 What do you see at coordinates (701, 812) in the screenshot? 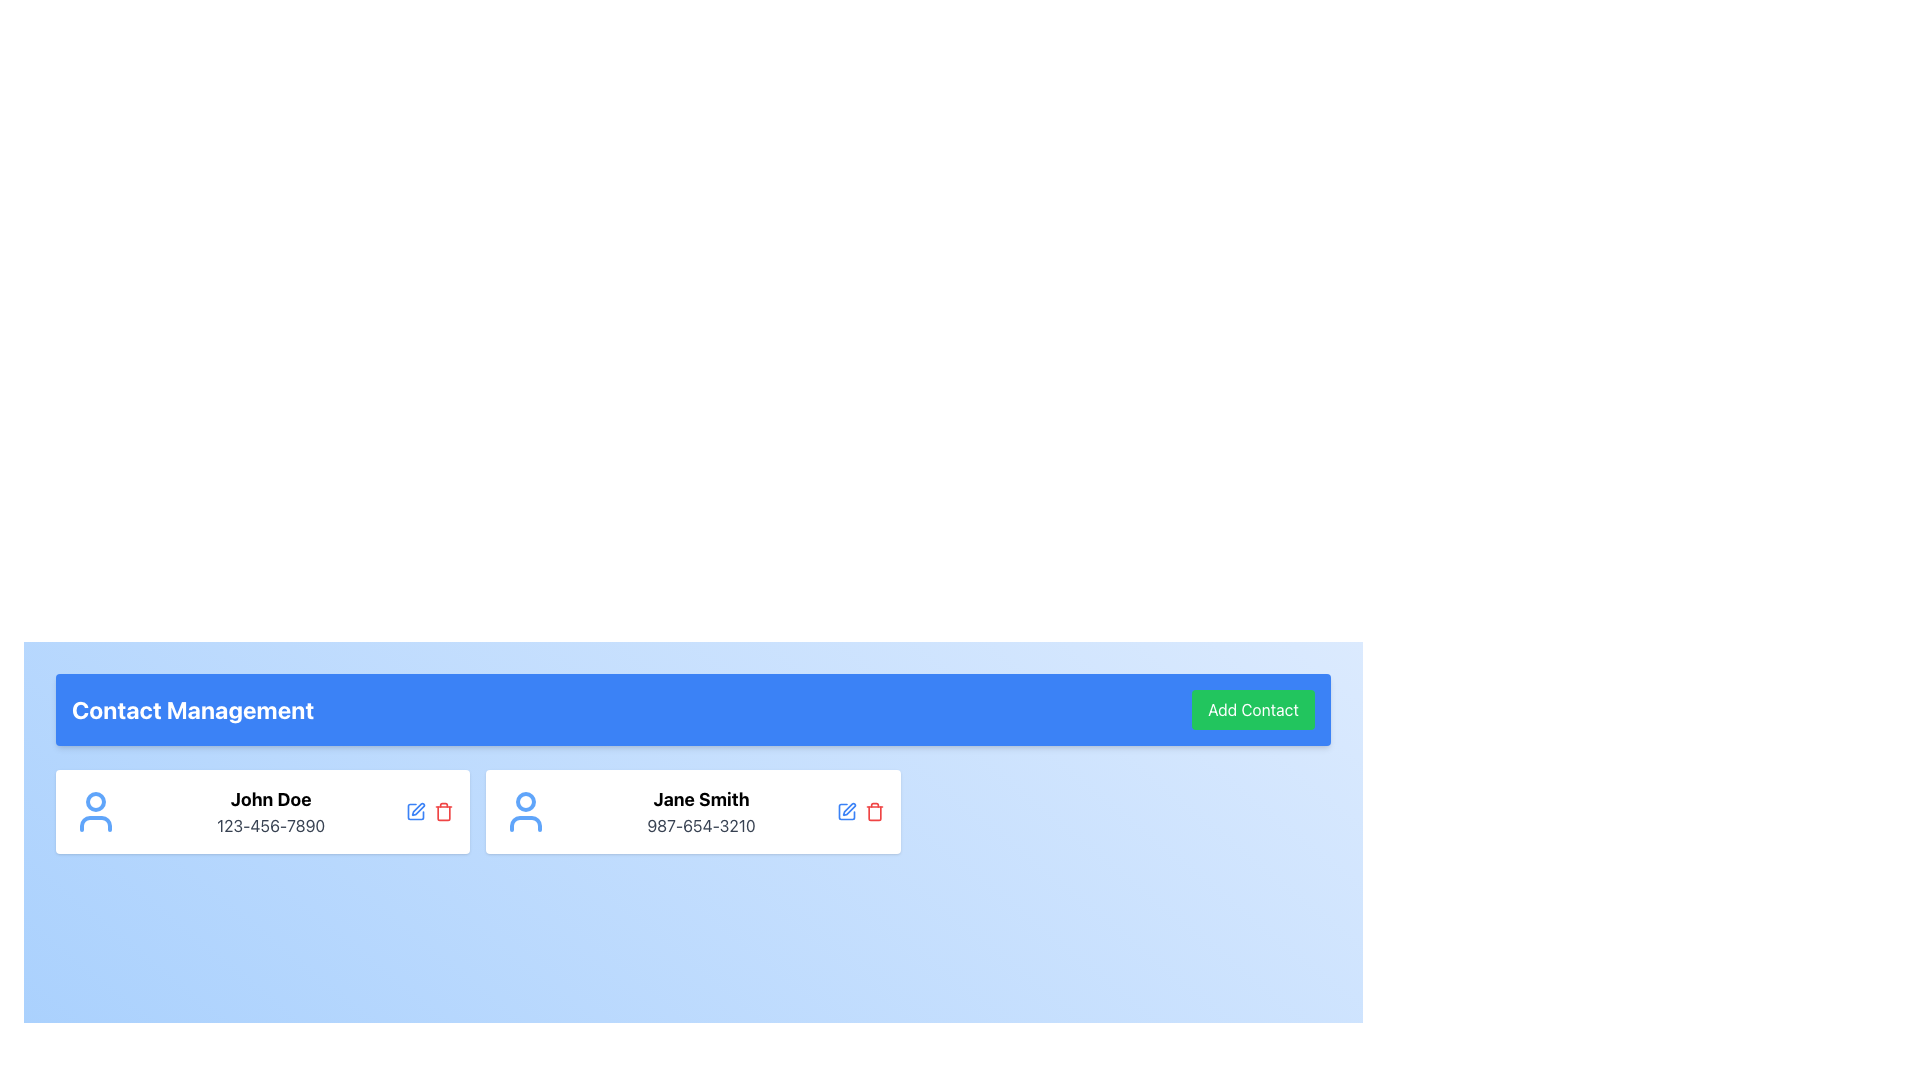
I see `the text block displaying 'Jane Smith' and '987-654-3210'` at bounding box center [701, 812].